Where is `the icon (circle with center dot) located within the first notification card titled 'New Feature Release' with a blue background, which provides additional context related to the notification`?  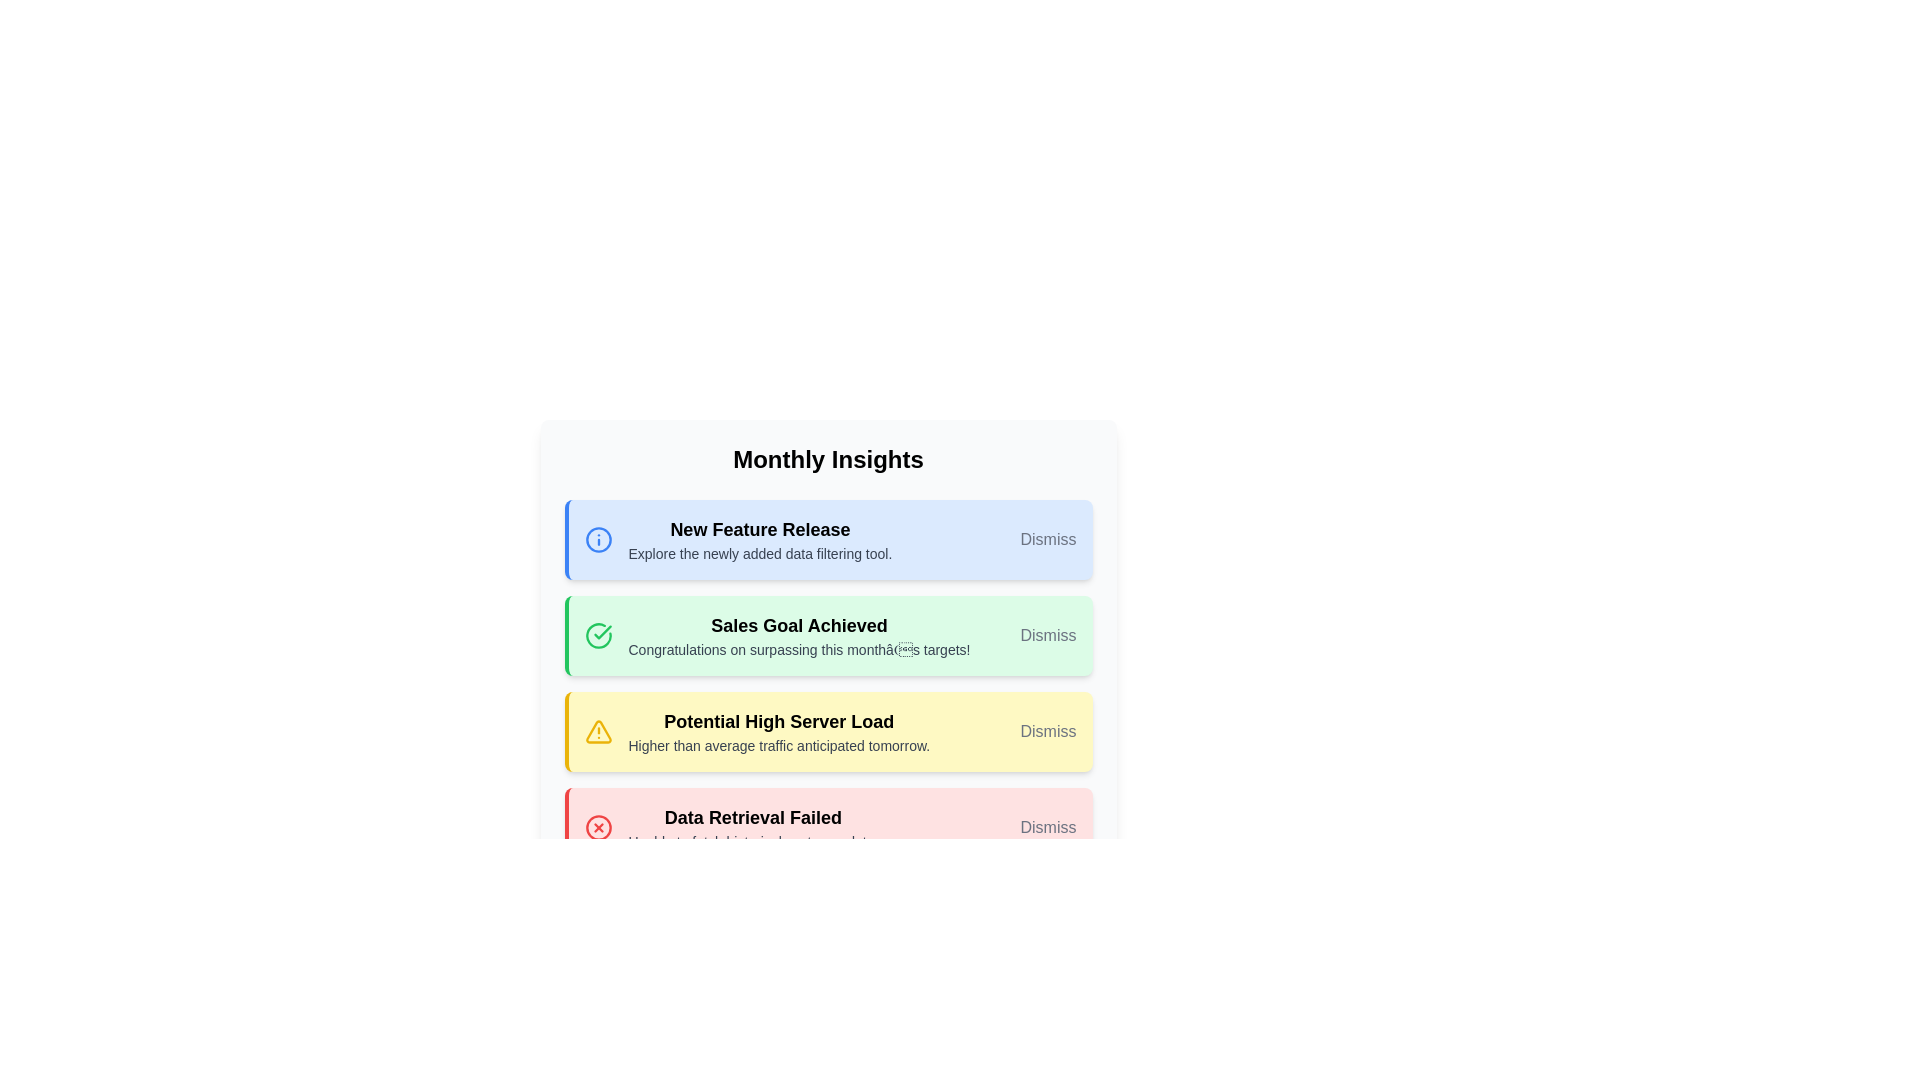 the icon (circle with center dot) located within the first notification card titled 'New Feature Release' with a blue background, which provides additional context related to the notification is located at coordinates (597, 540).